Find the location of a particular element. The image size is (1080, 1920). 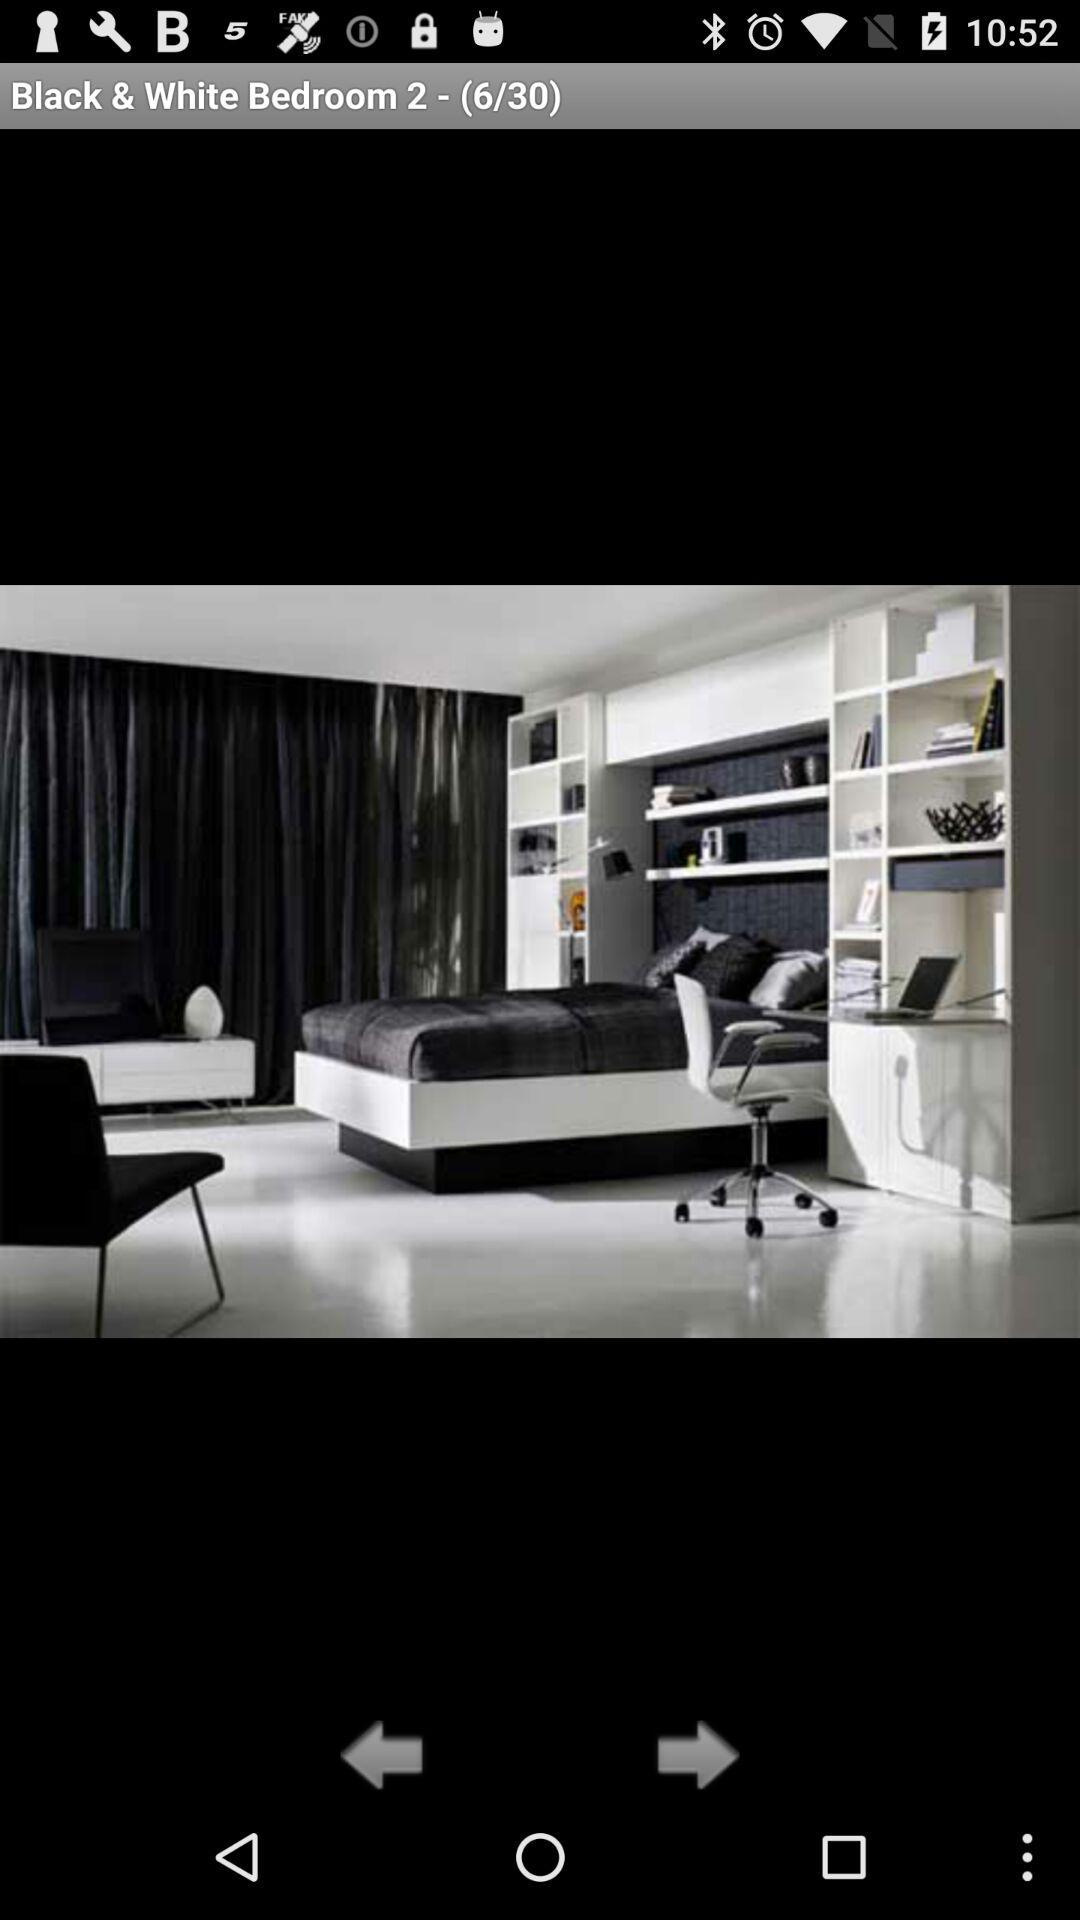

previous page is located at coordinates (387, 1756).